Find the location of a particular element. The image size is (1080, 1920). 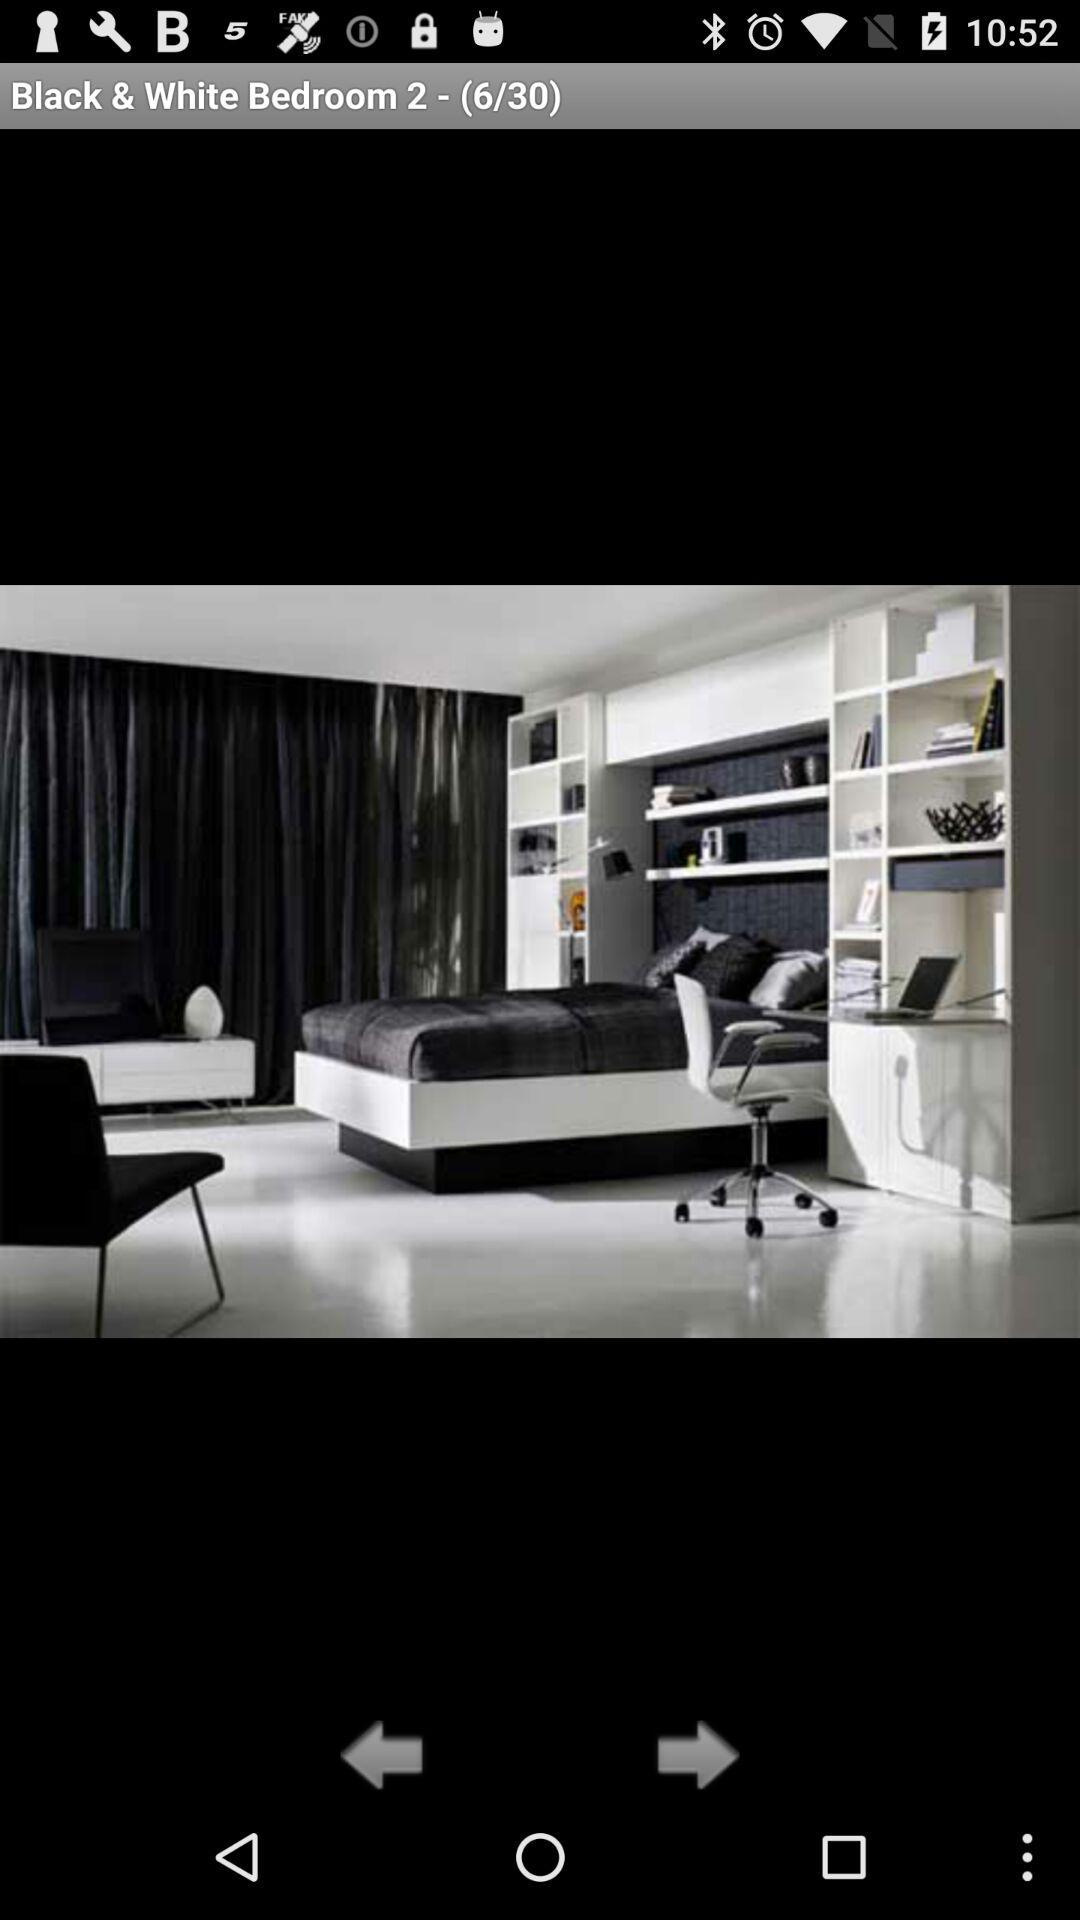

previous page is located at coordinates (387, 1756).